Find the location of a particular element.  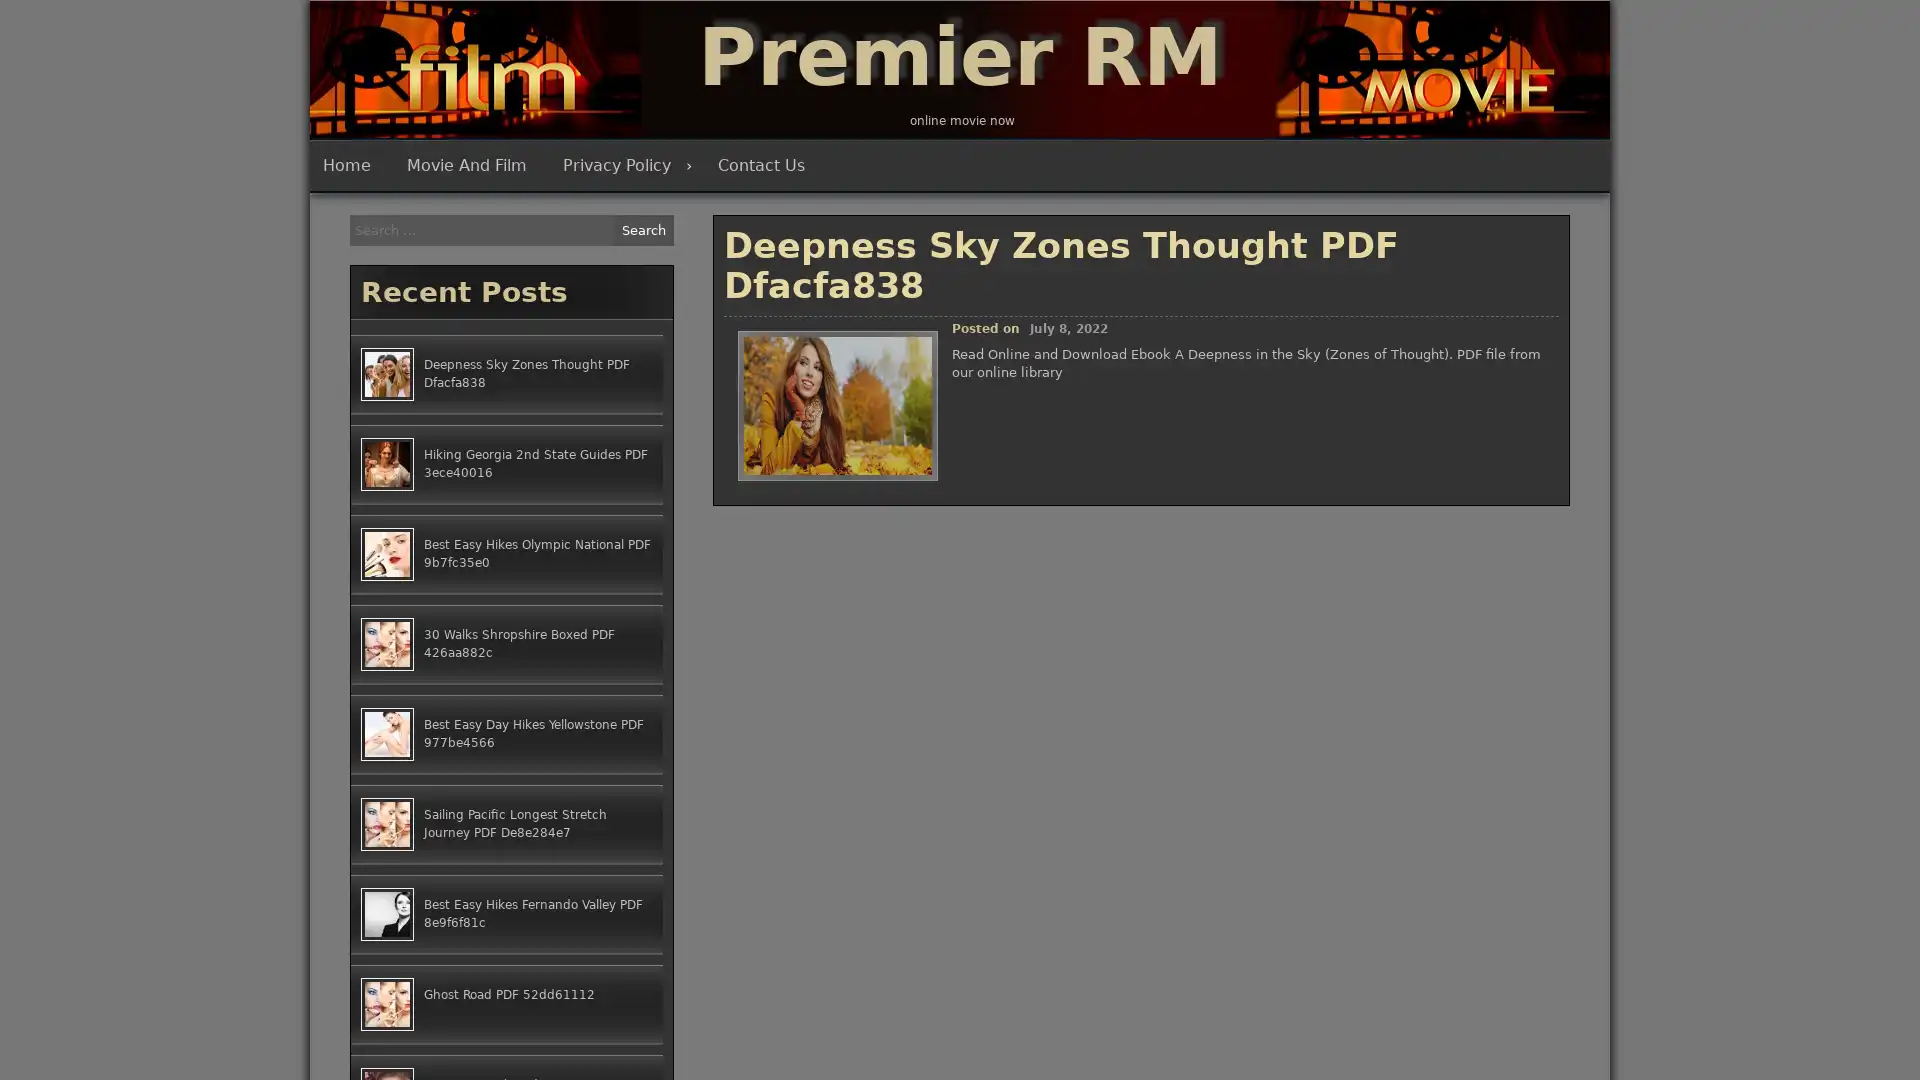

Search is located at coordinates (643, 229).